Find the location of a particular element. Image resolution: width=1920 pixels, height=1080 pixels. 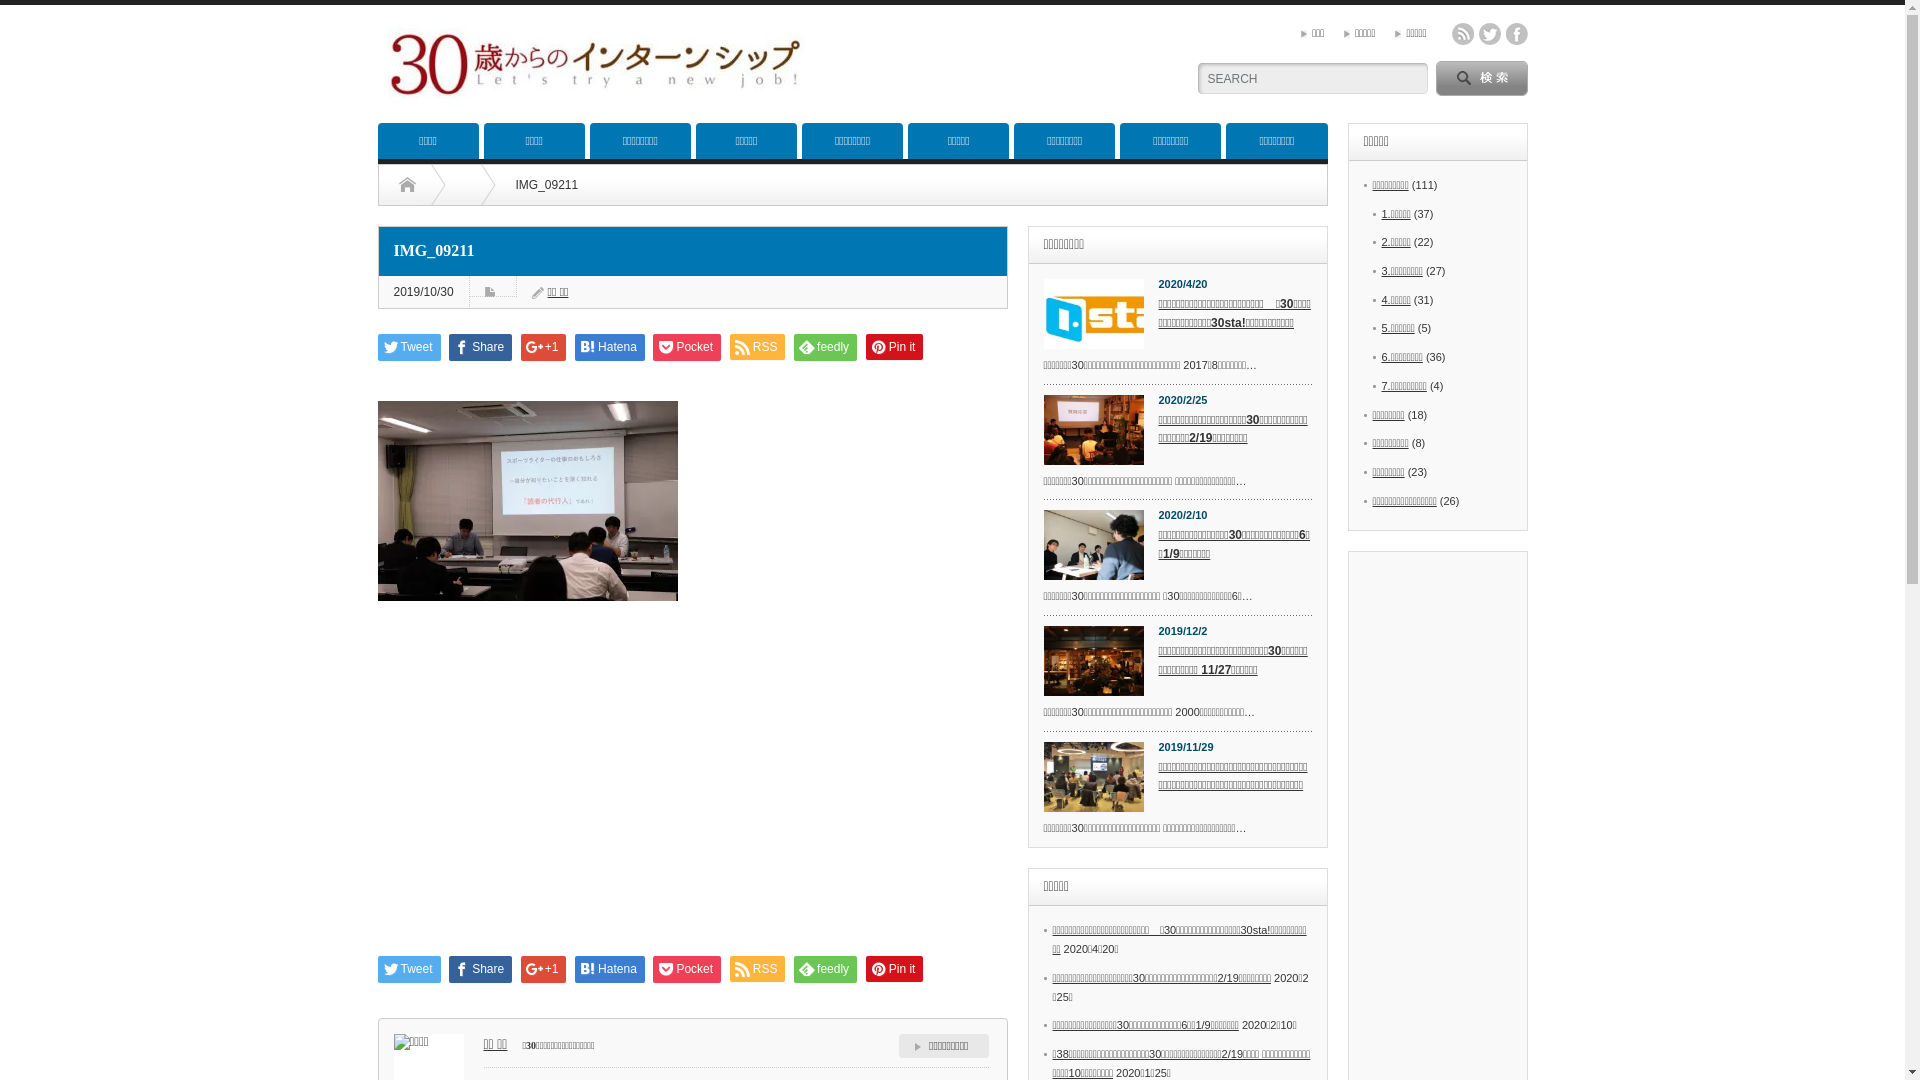

'Hatena' is located at coordinates (608, 346).